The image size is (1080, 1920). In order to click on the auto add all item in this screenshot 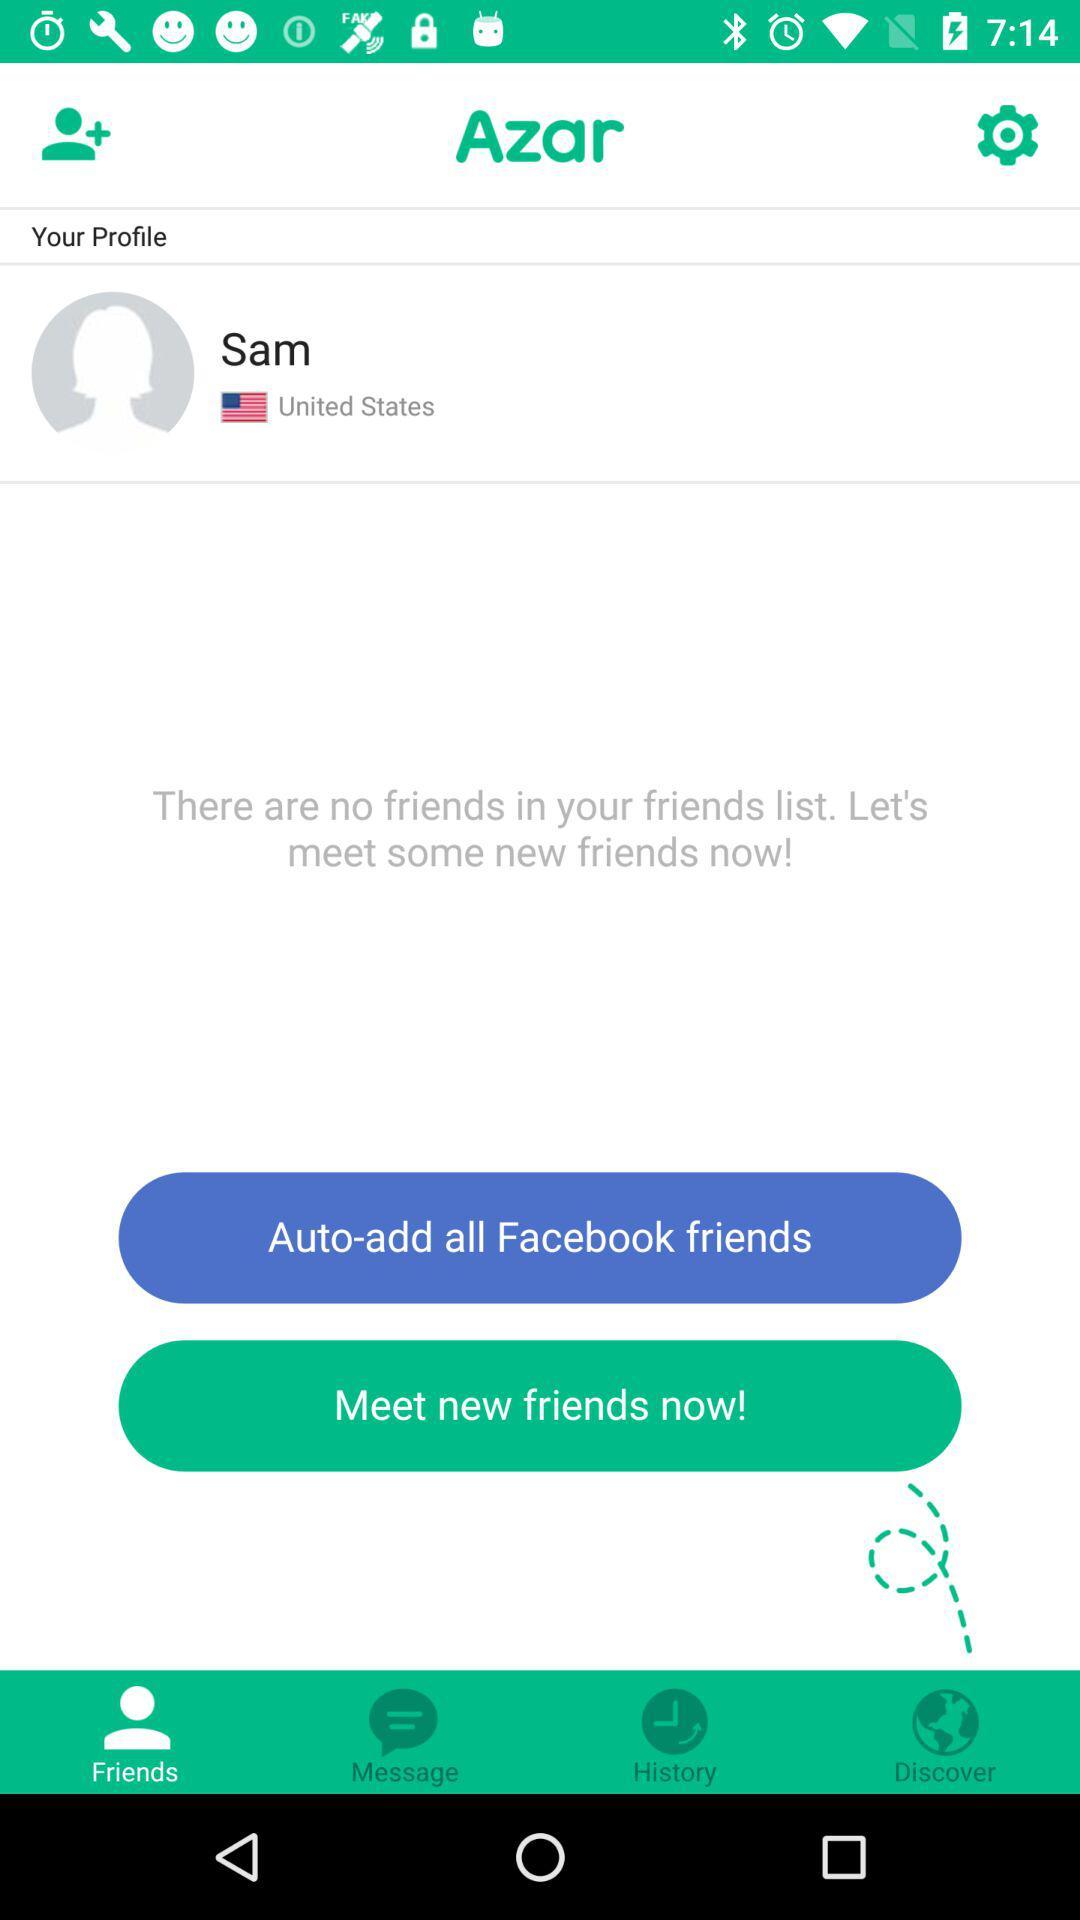, I will do `click(540, 1236)`.